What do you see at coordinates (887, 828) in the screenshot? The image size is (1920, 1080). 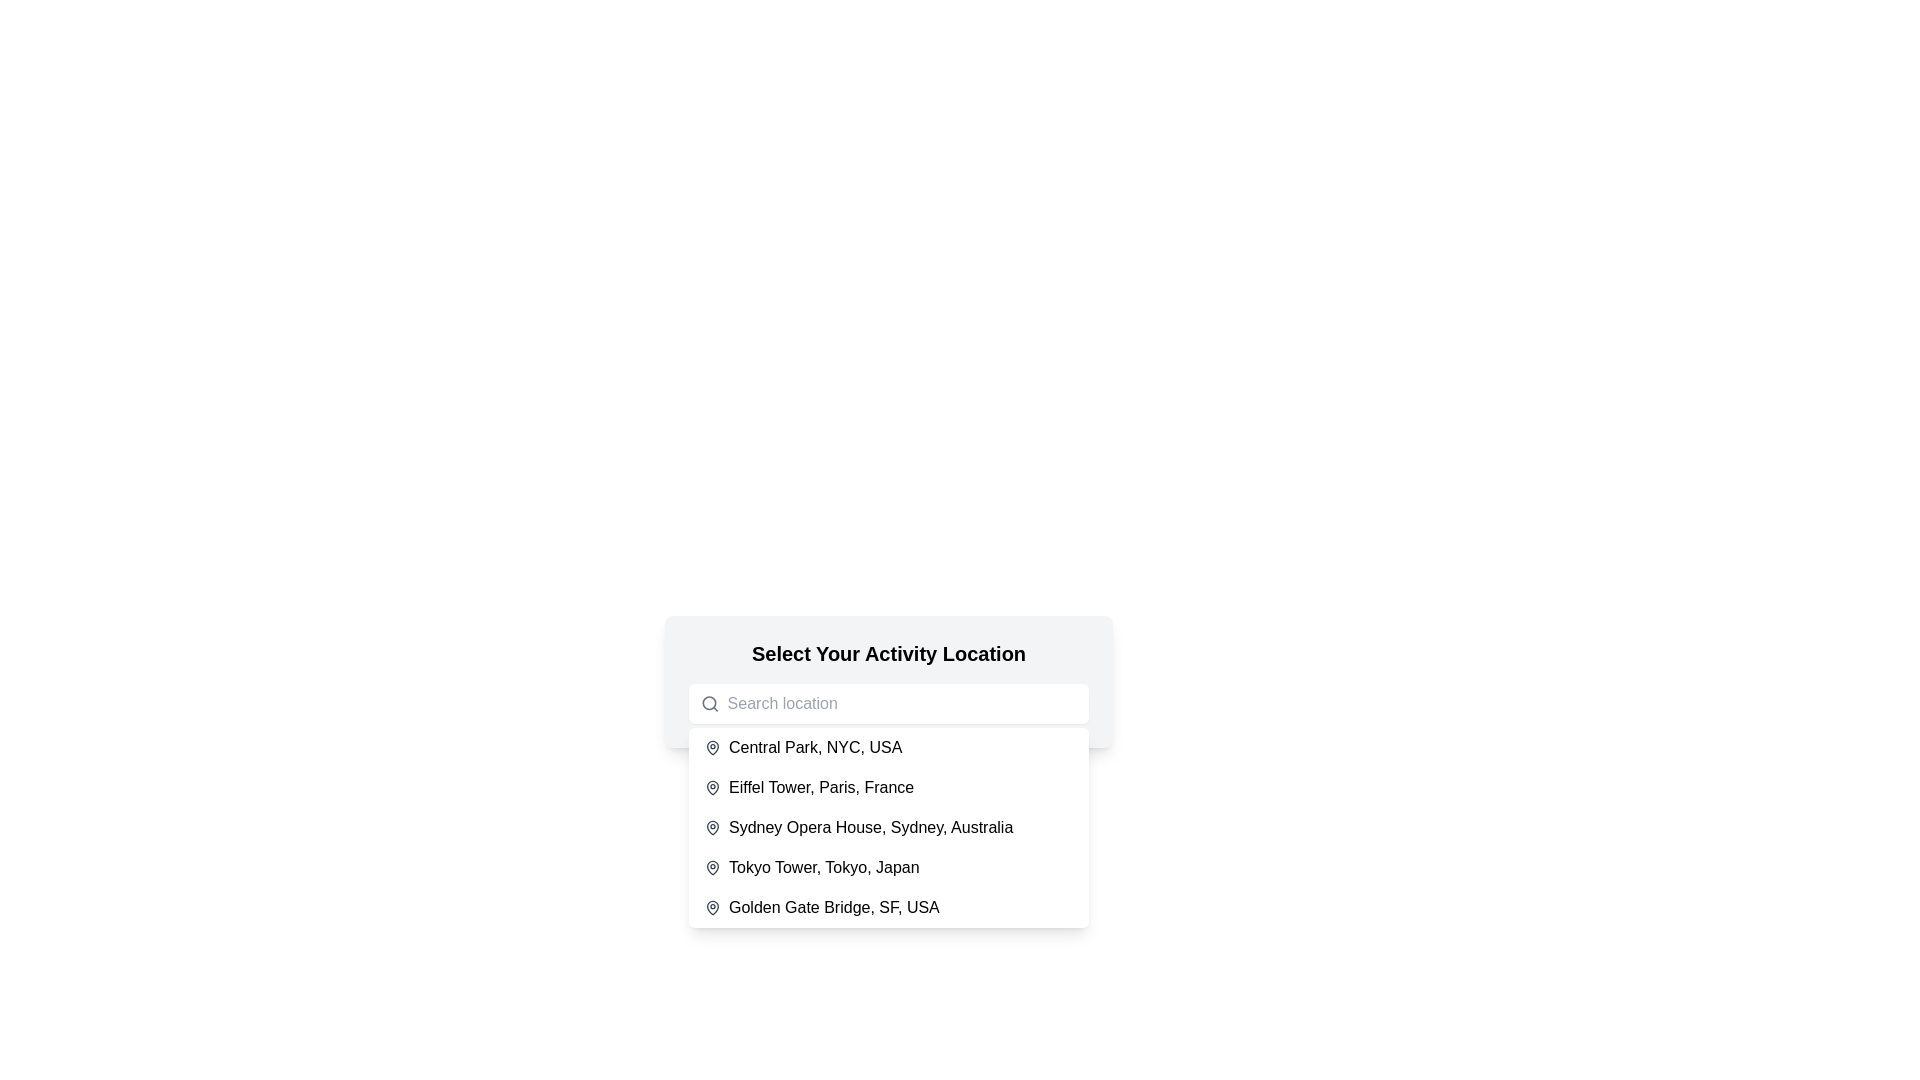 I see `the third option in the dropdown menu` at bounding box center [887, 828].